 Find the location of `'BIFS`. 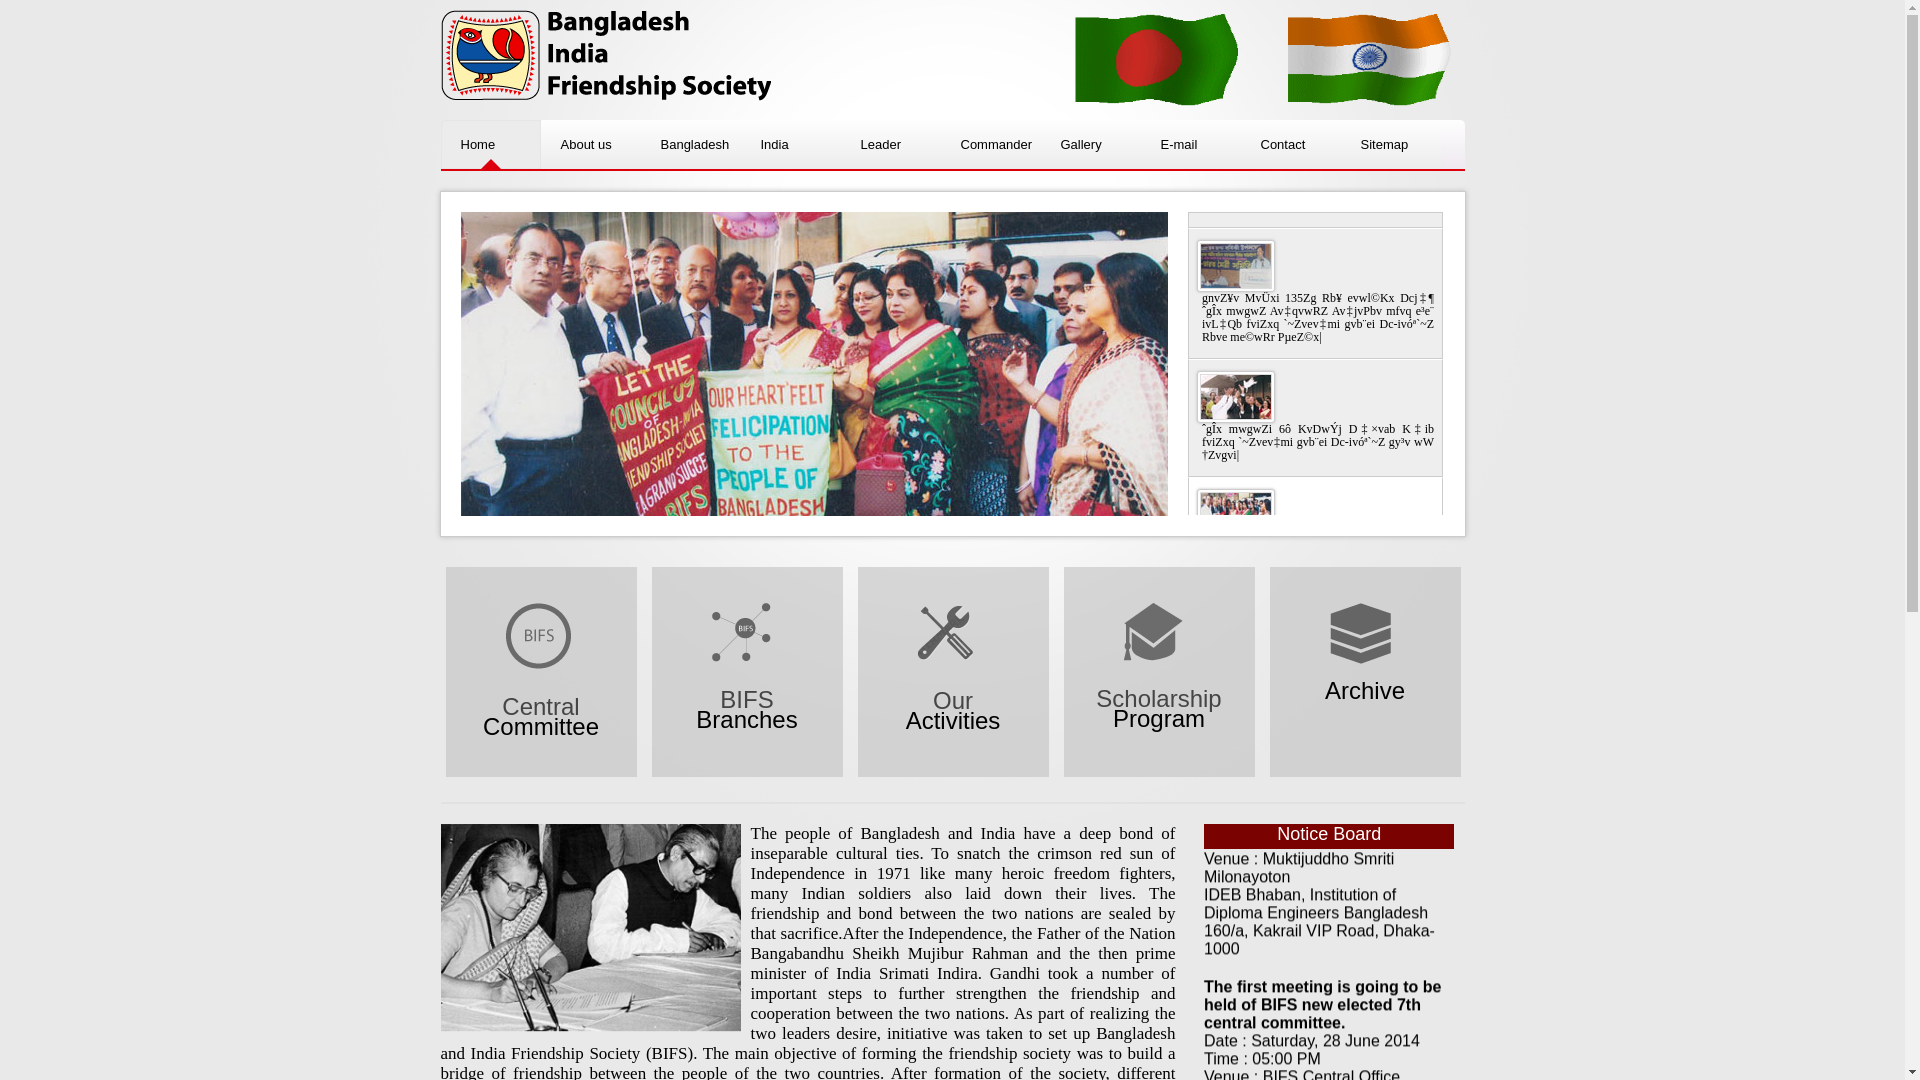

'BIFS is located at coordinates (746, 689).